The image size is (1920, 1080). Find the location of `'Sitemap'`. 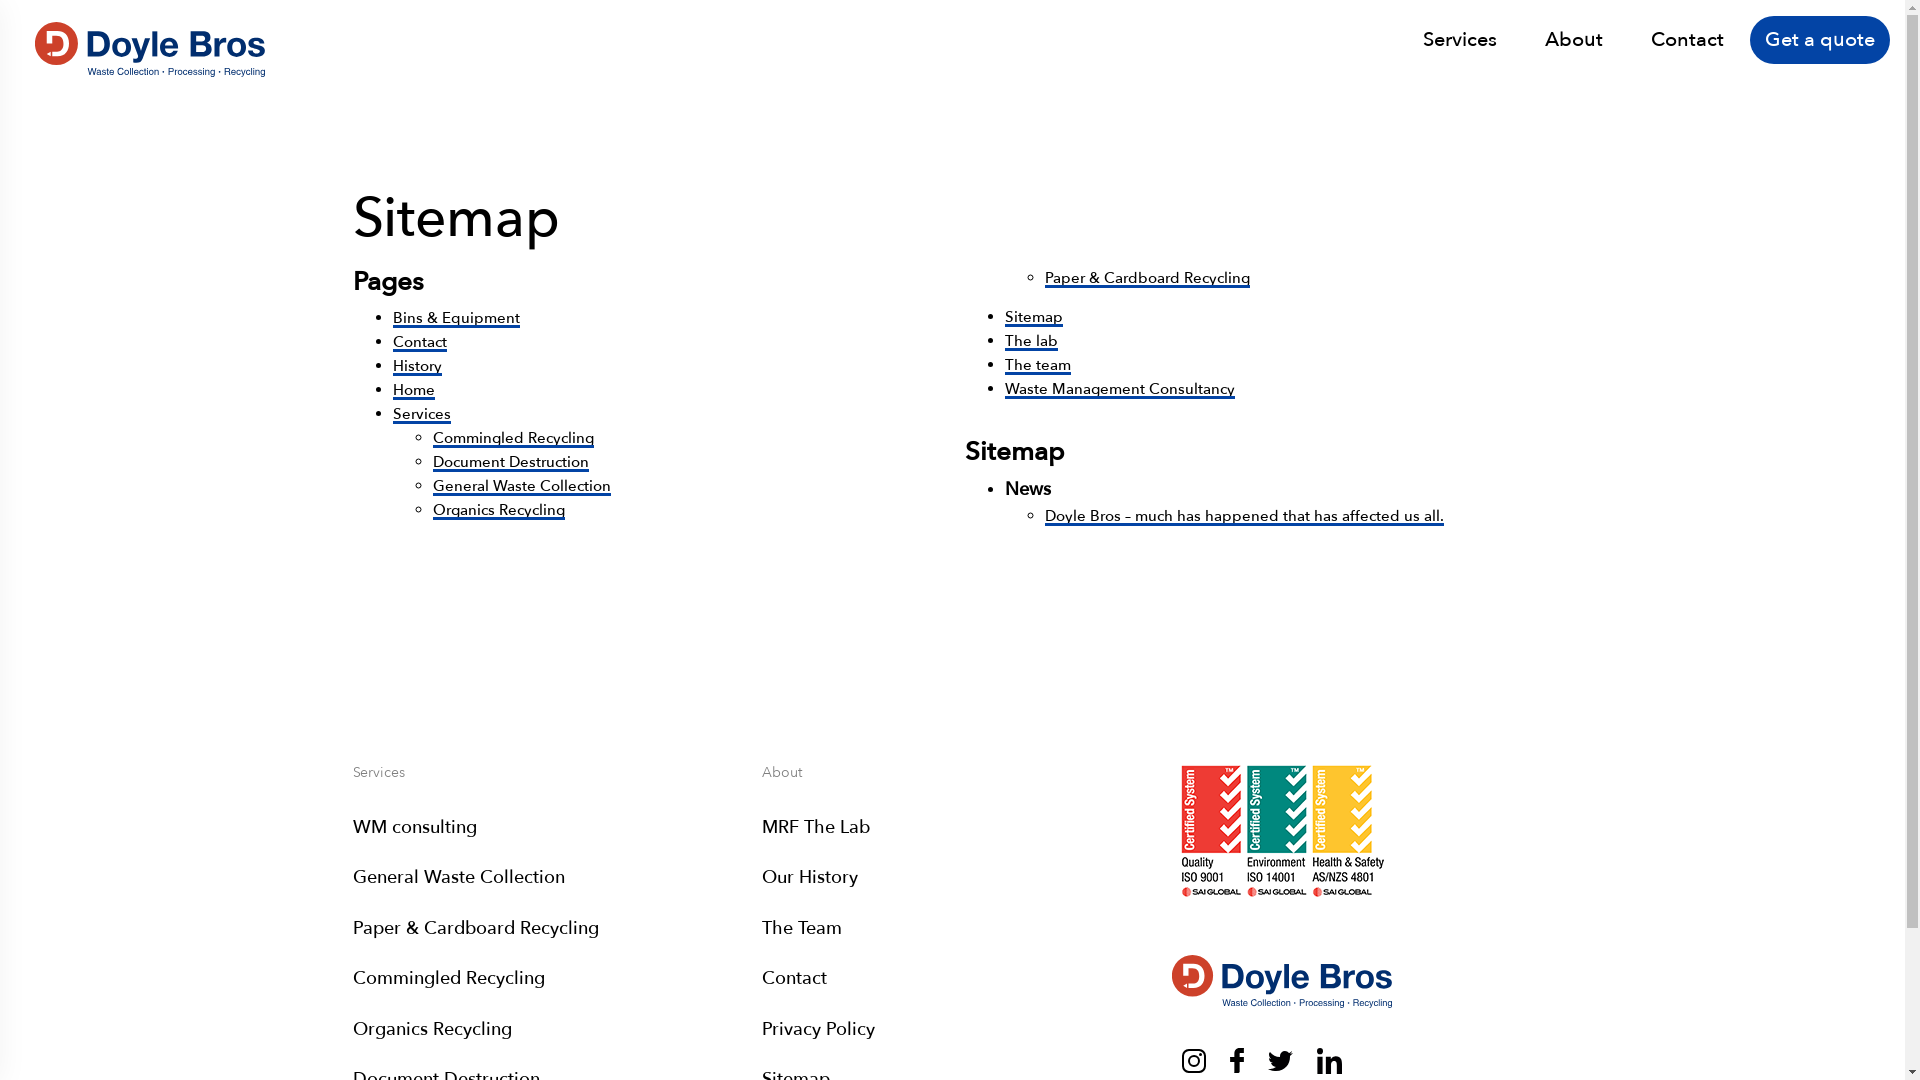

'Sitemap' is located at coordinates (1004, 315).